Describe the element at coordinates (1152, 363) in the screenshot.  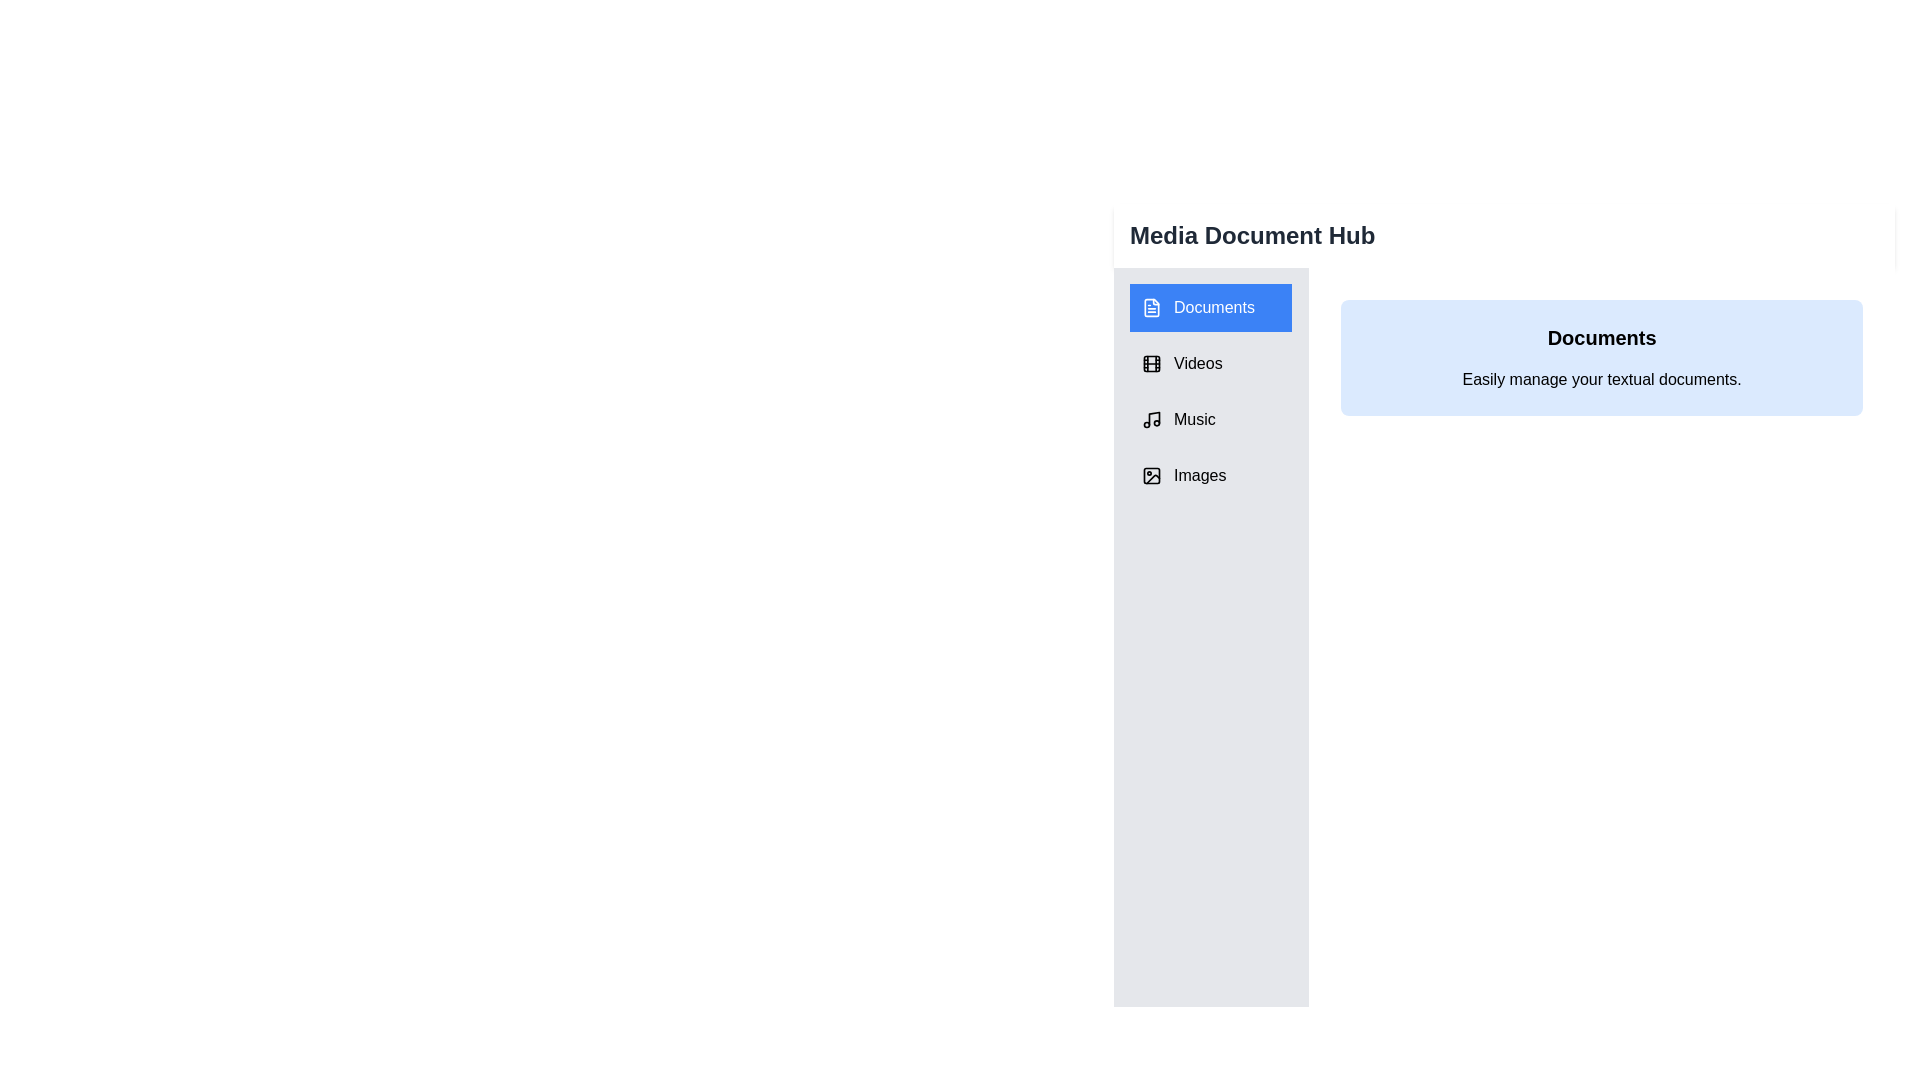
I see `the icon associated with the tab Videos` at that location.